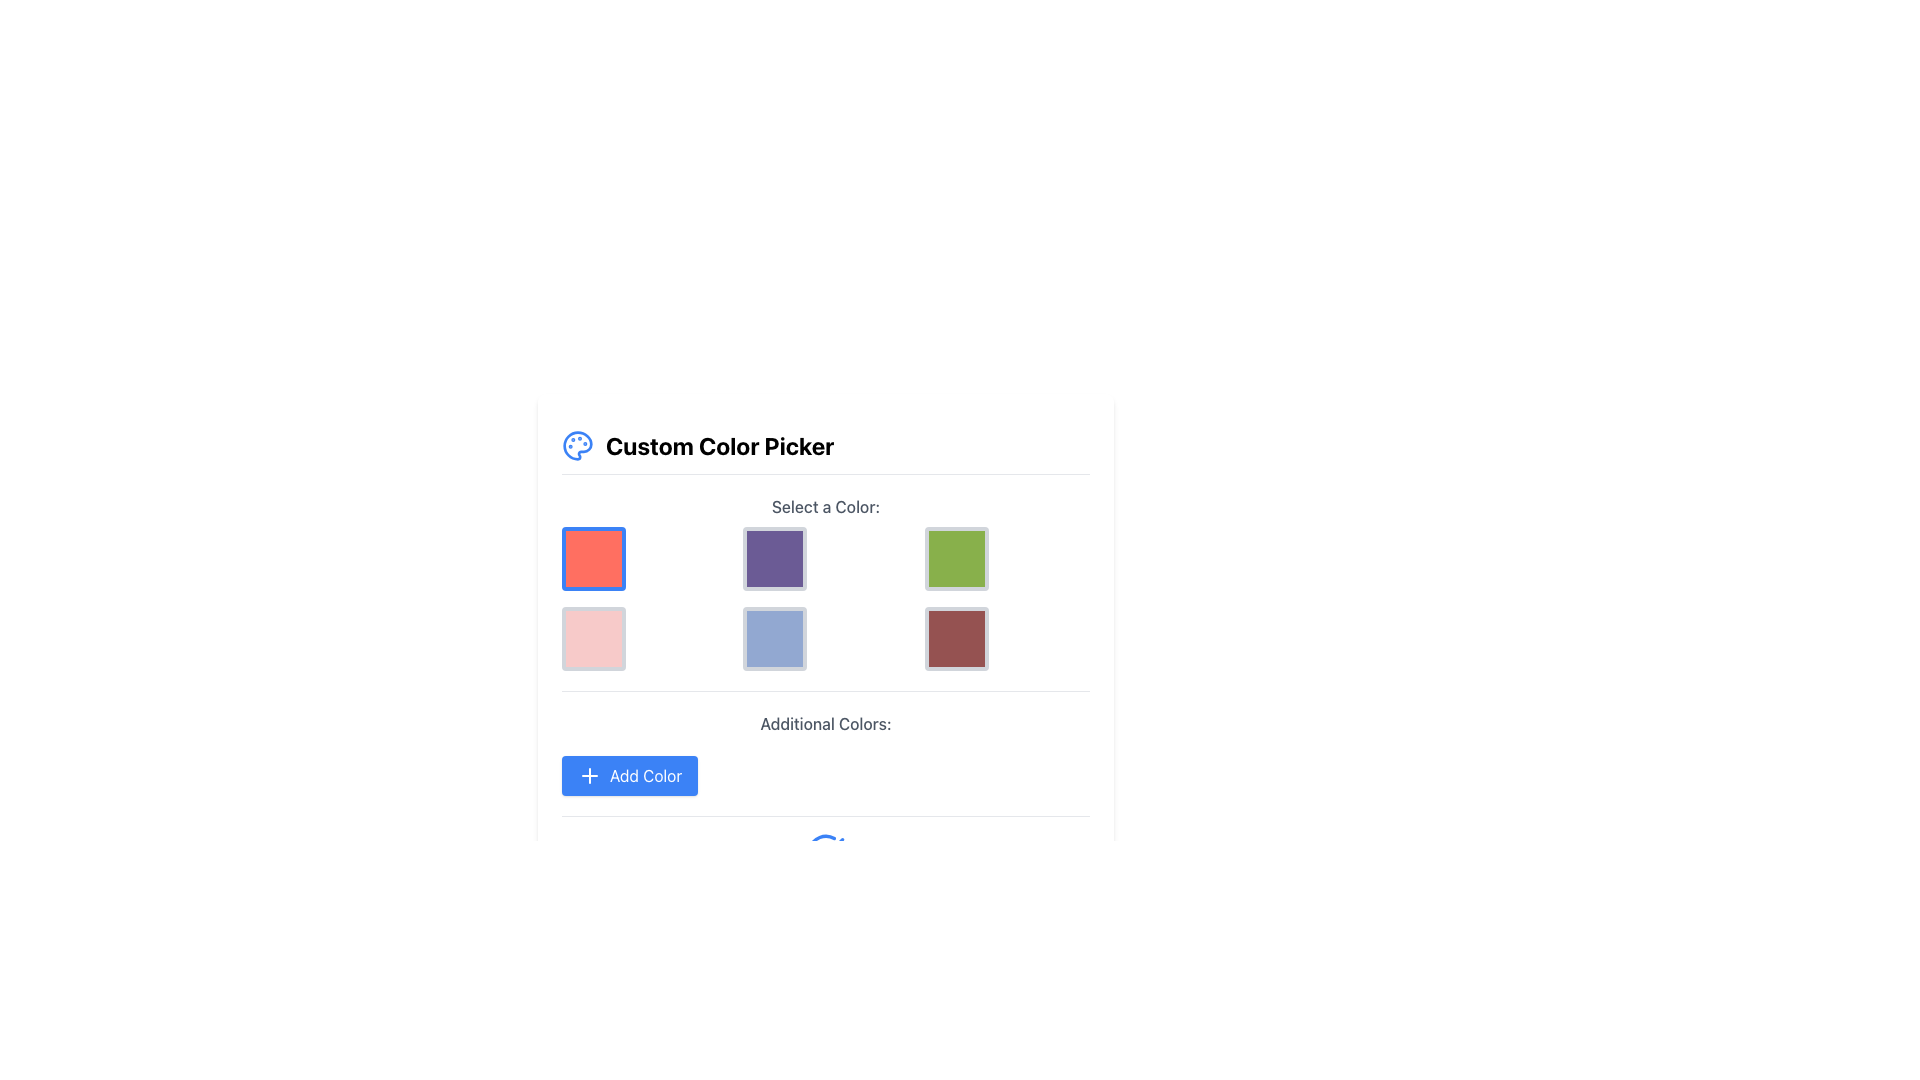  I want to click on the decorative icon indicating the color picker feature located to the left of the 'Custom Color Picker' text header, so click(576, 445).